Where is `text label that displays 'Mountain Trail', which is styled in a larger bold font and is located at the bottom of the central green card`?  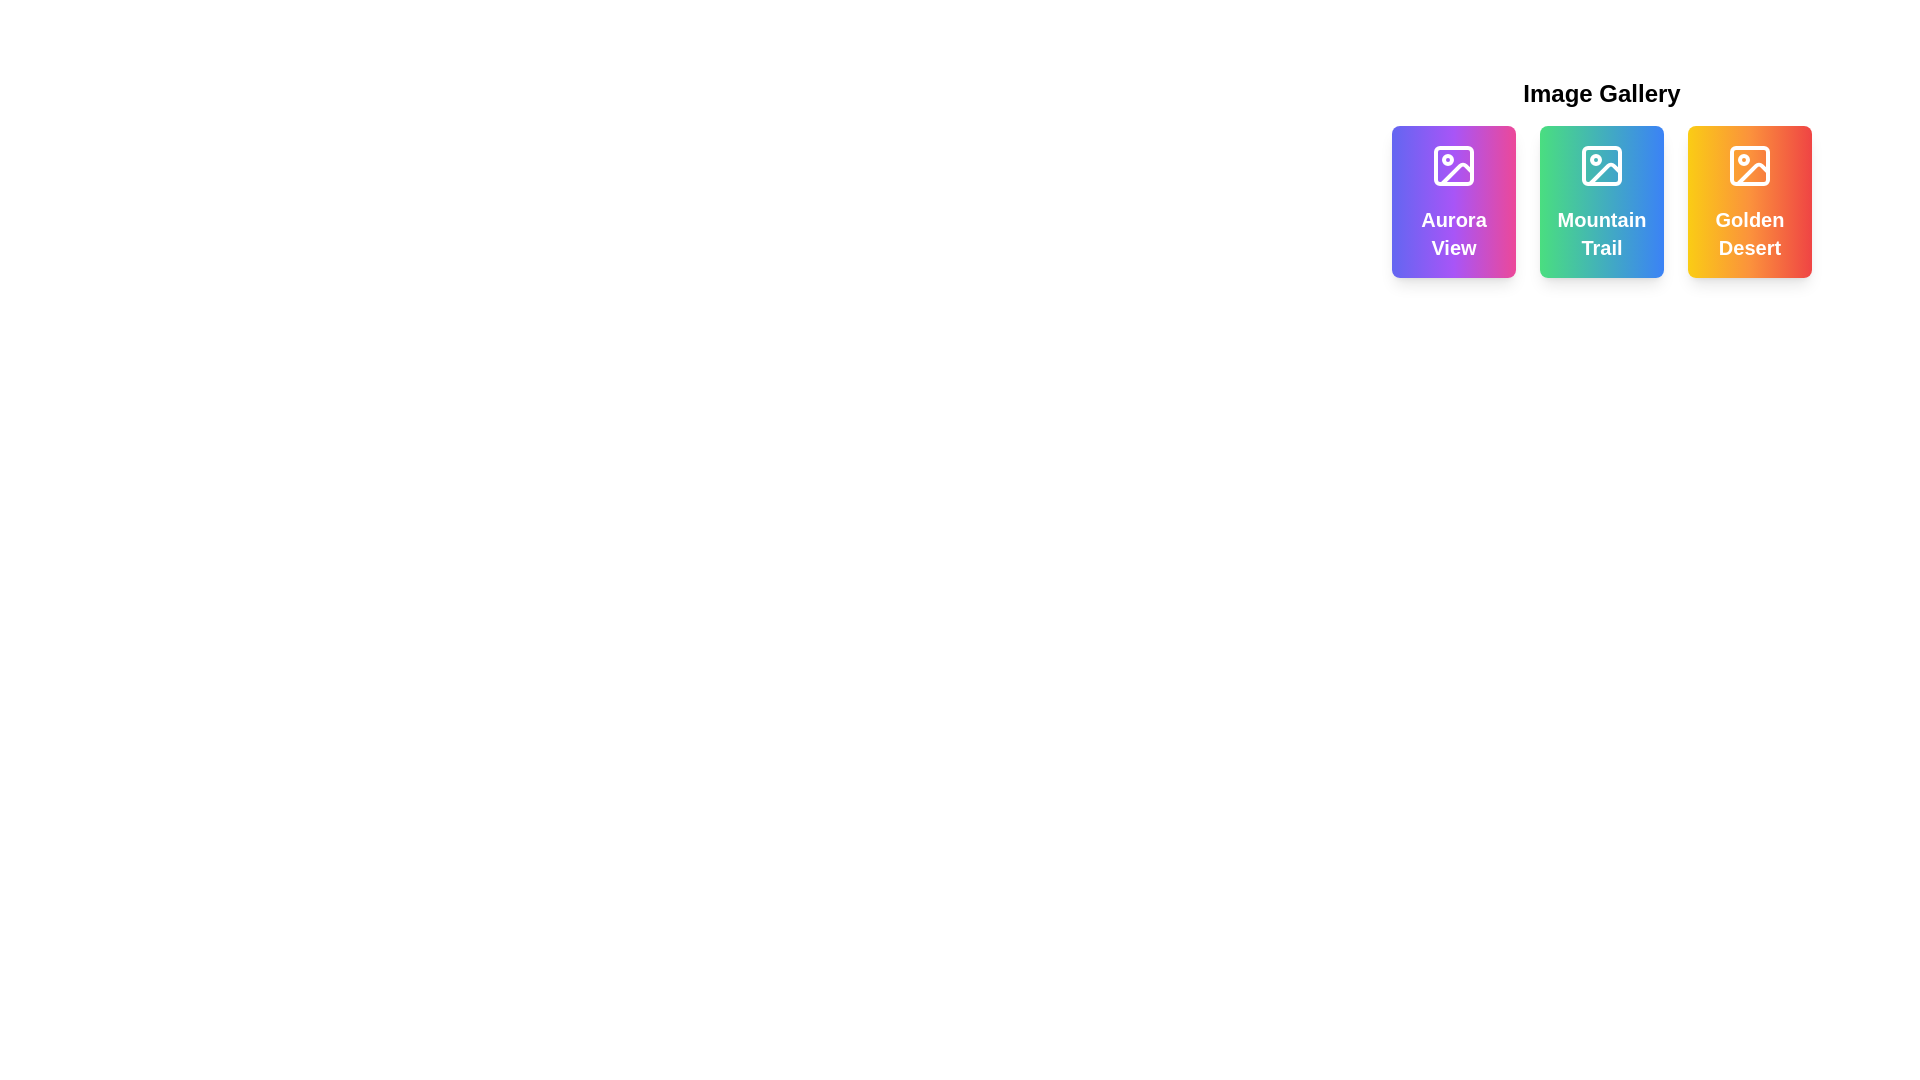
text label that displays 'Mountain Trail', which is styled in a larger bold font and is located at the bottom of the central green card is located at coordinates (1602, 233).